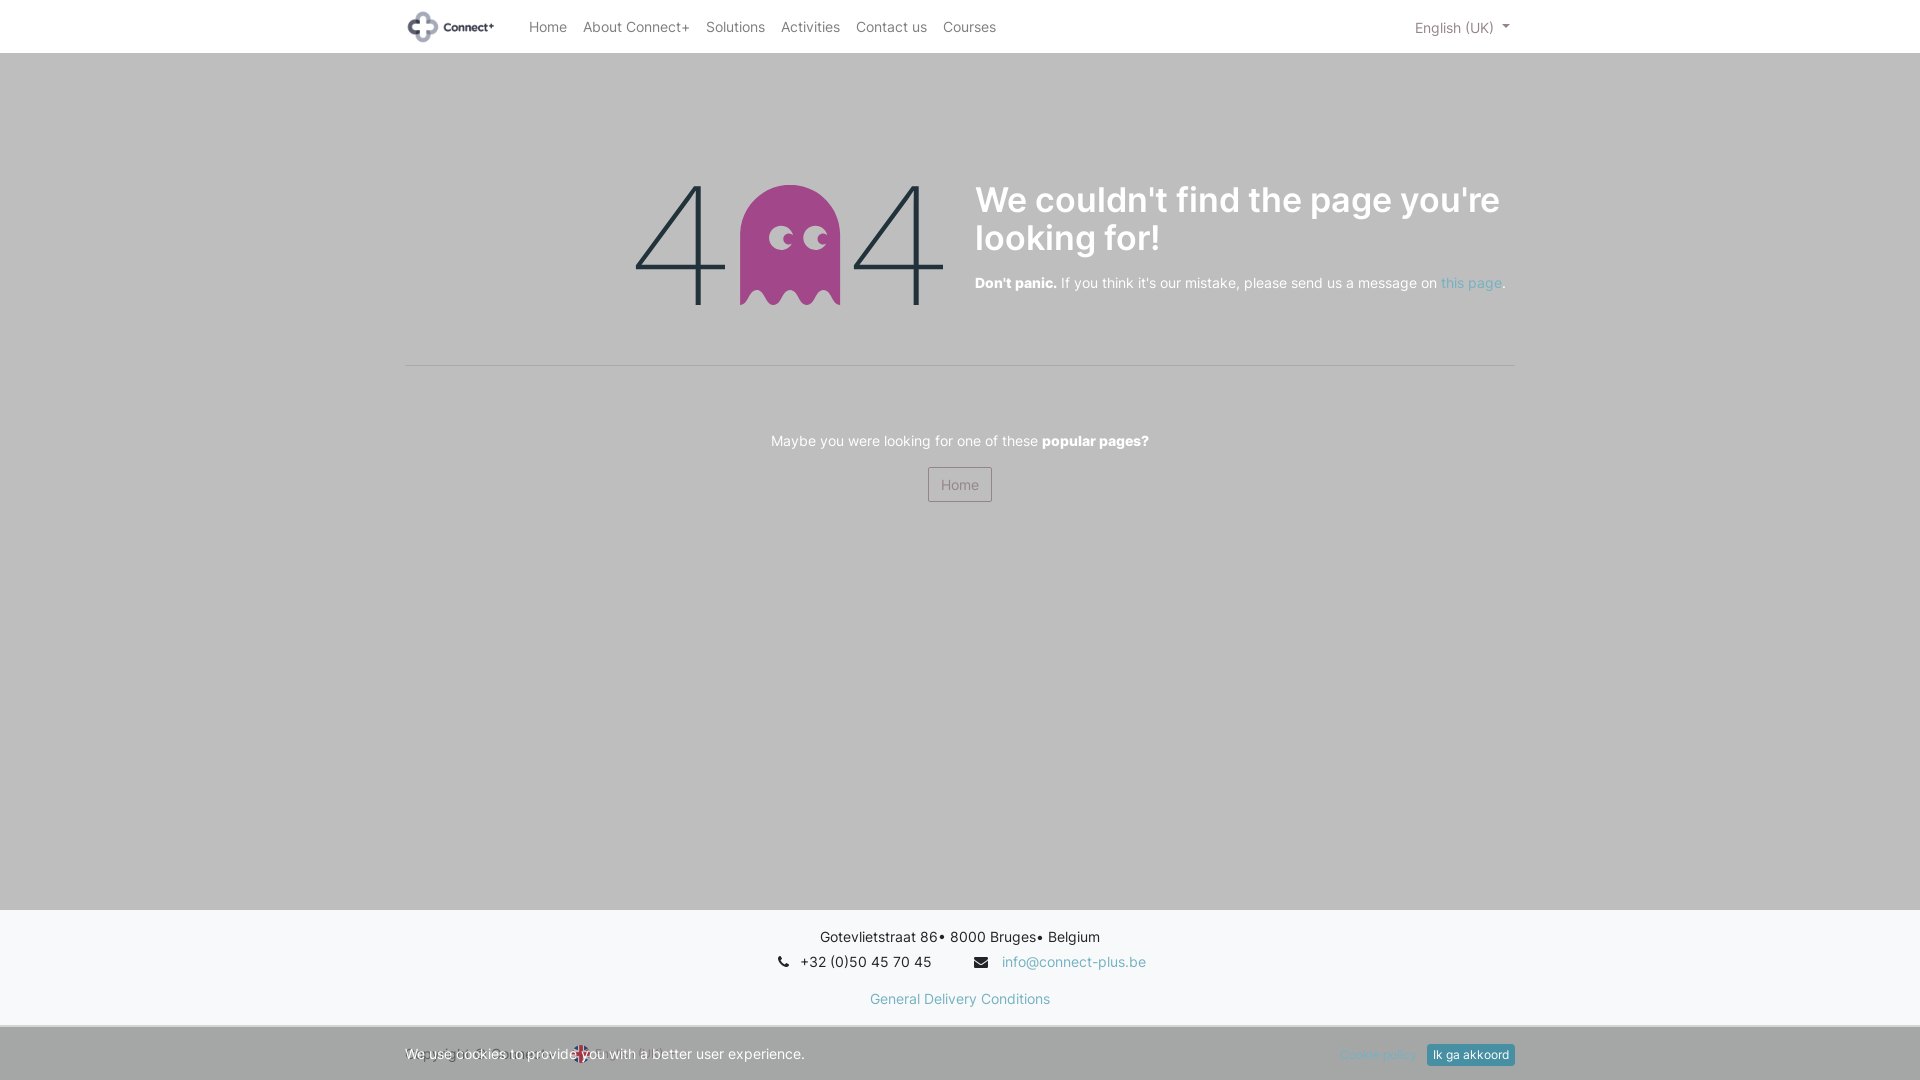 The image size is (1920, 1080). What do you see at coordinates (840, 960) in the screenshot?
I see `'+32 (0)50 4'` at bounding box center [840, 960].